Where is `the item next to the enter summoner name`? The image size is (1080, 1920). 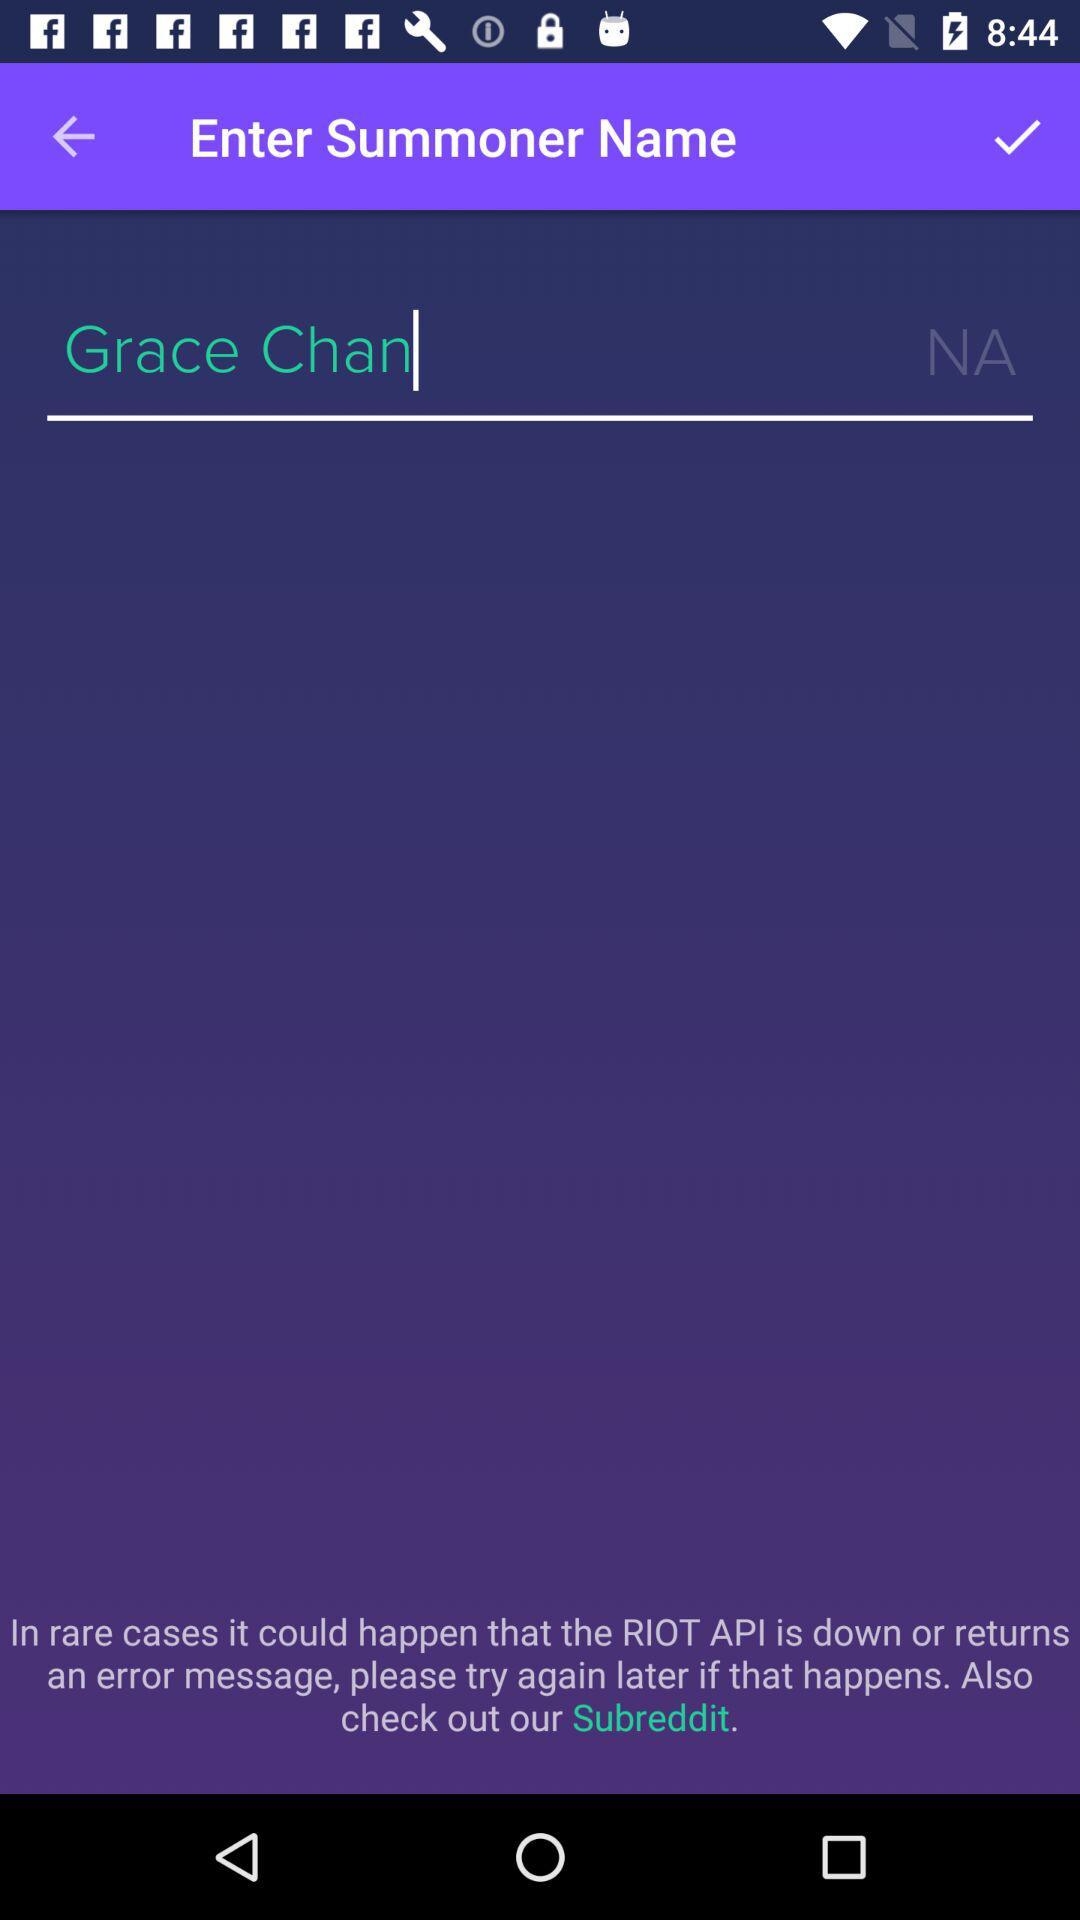
the item next to the enter summoner name is located at coordinates (72, 135).